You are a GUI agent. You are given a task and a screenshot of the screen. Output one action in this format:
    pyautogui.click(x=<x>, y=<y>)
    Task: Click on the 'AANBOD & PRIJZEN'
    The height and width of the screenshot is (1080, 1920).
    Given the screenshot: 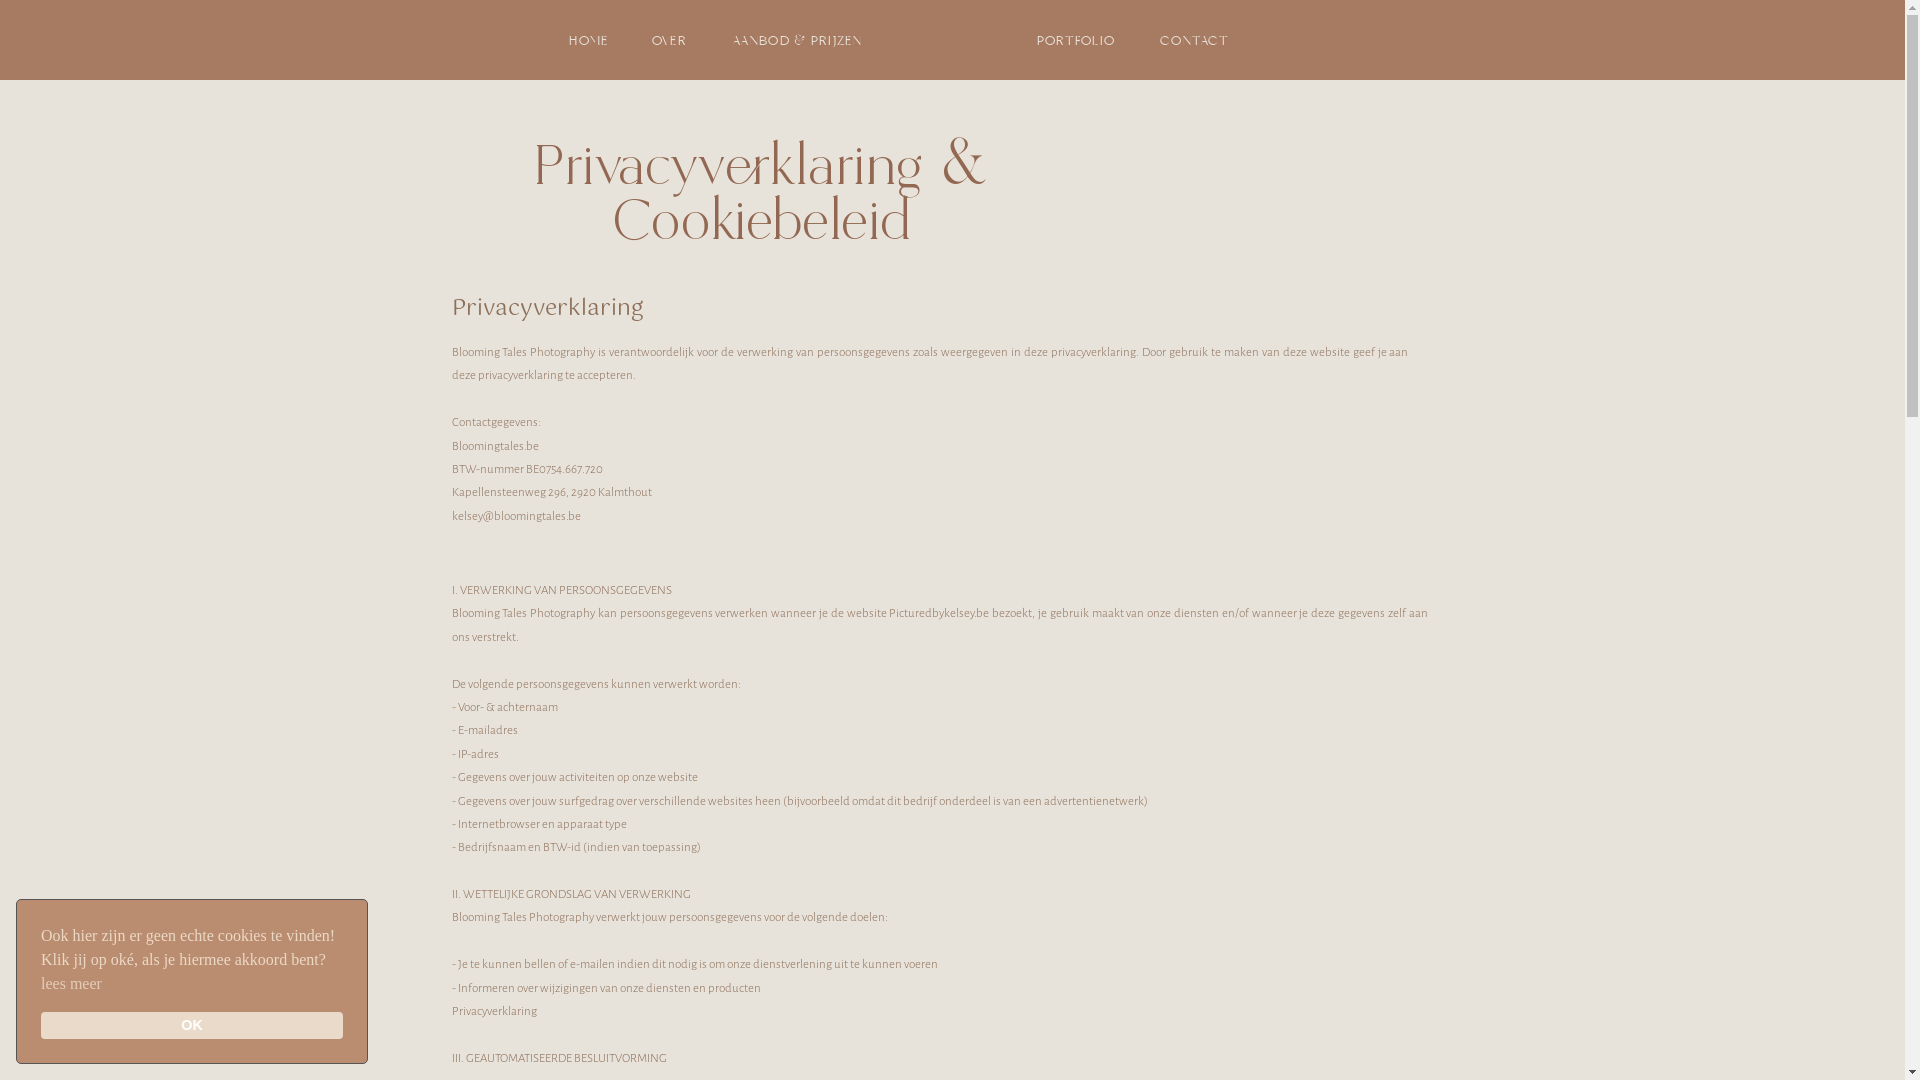 What is the action you would take?
    pyautogui.click(x=796, y=39)
    